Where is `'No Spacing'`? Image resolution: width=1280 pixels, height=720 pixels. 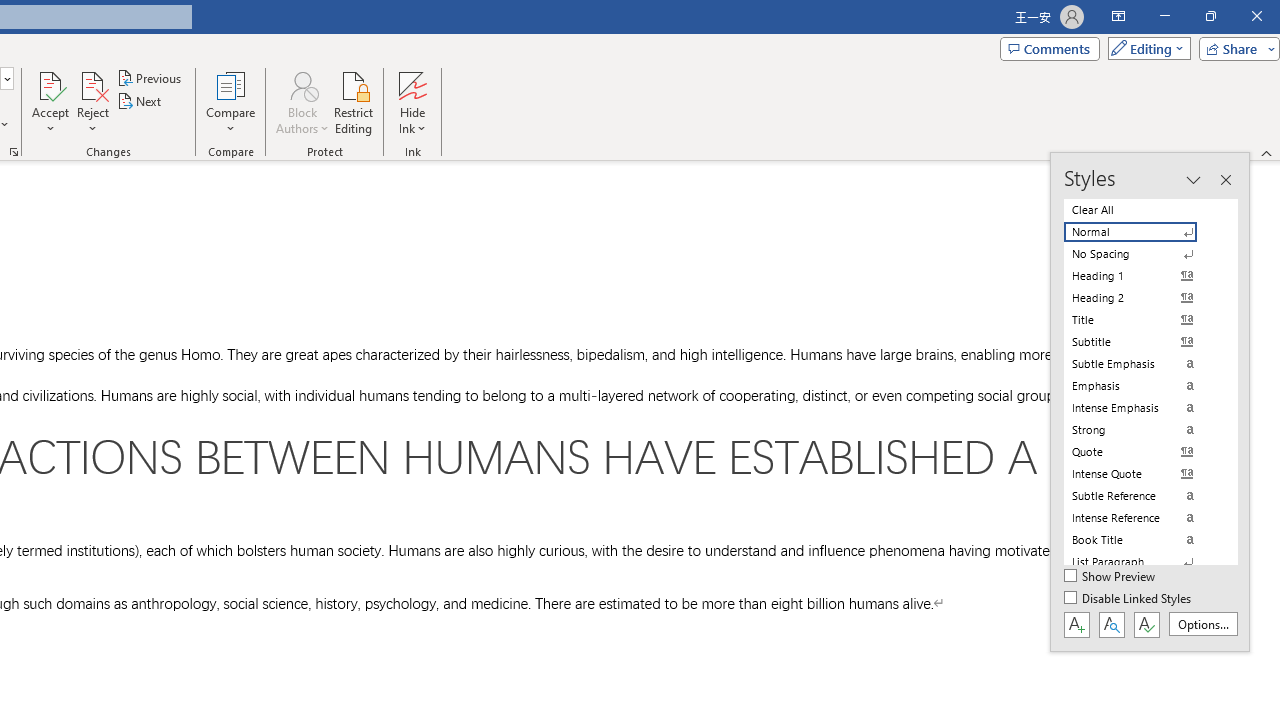 'No Spacing' is located at coordinates (1142, 253).